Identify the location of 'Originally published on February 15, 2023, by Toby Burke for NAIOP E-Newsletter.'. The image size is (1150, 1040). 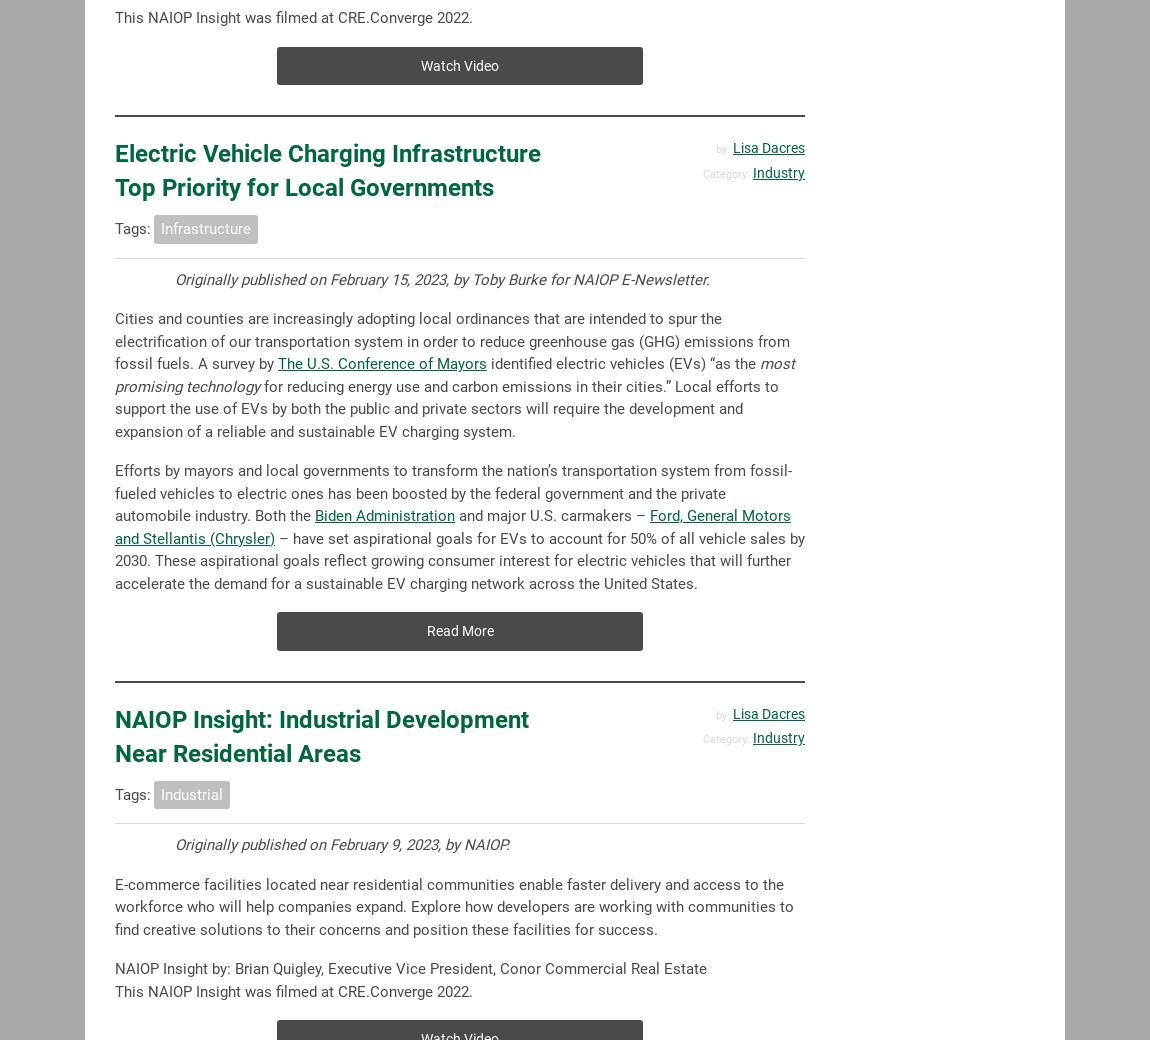
(442, 278).